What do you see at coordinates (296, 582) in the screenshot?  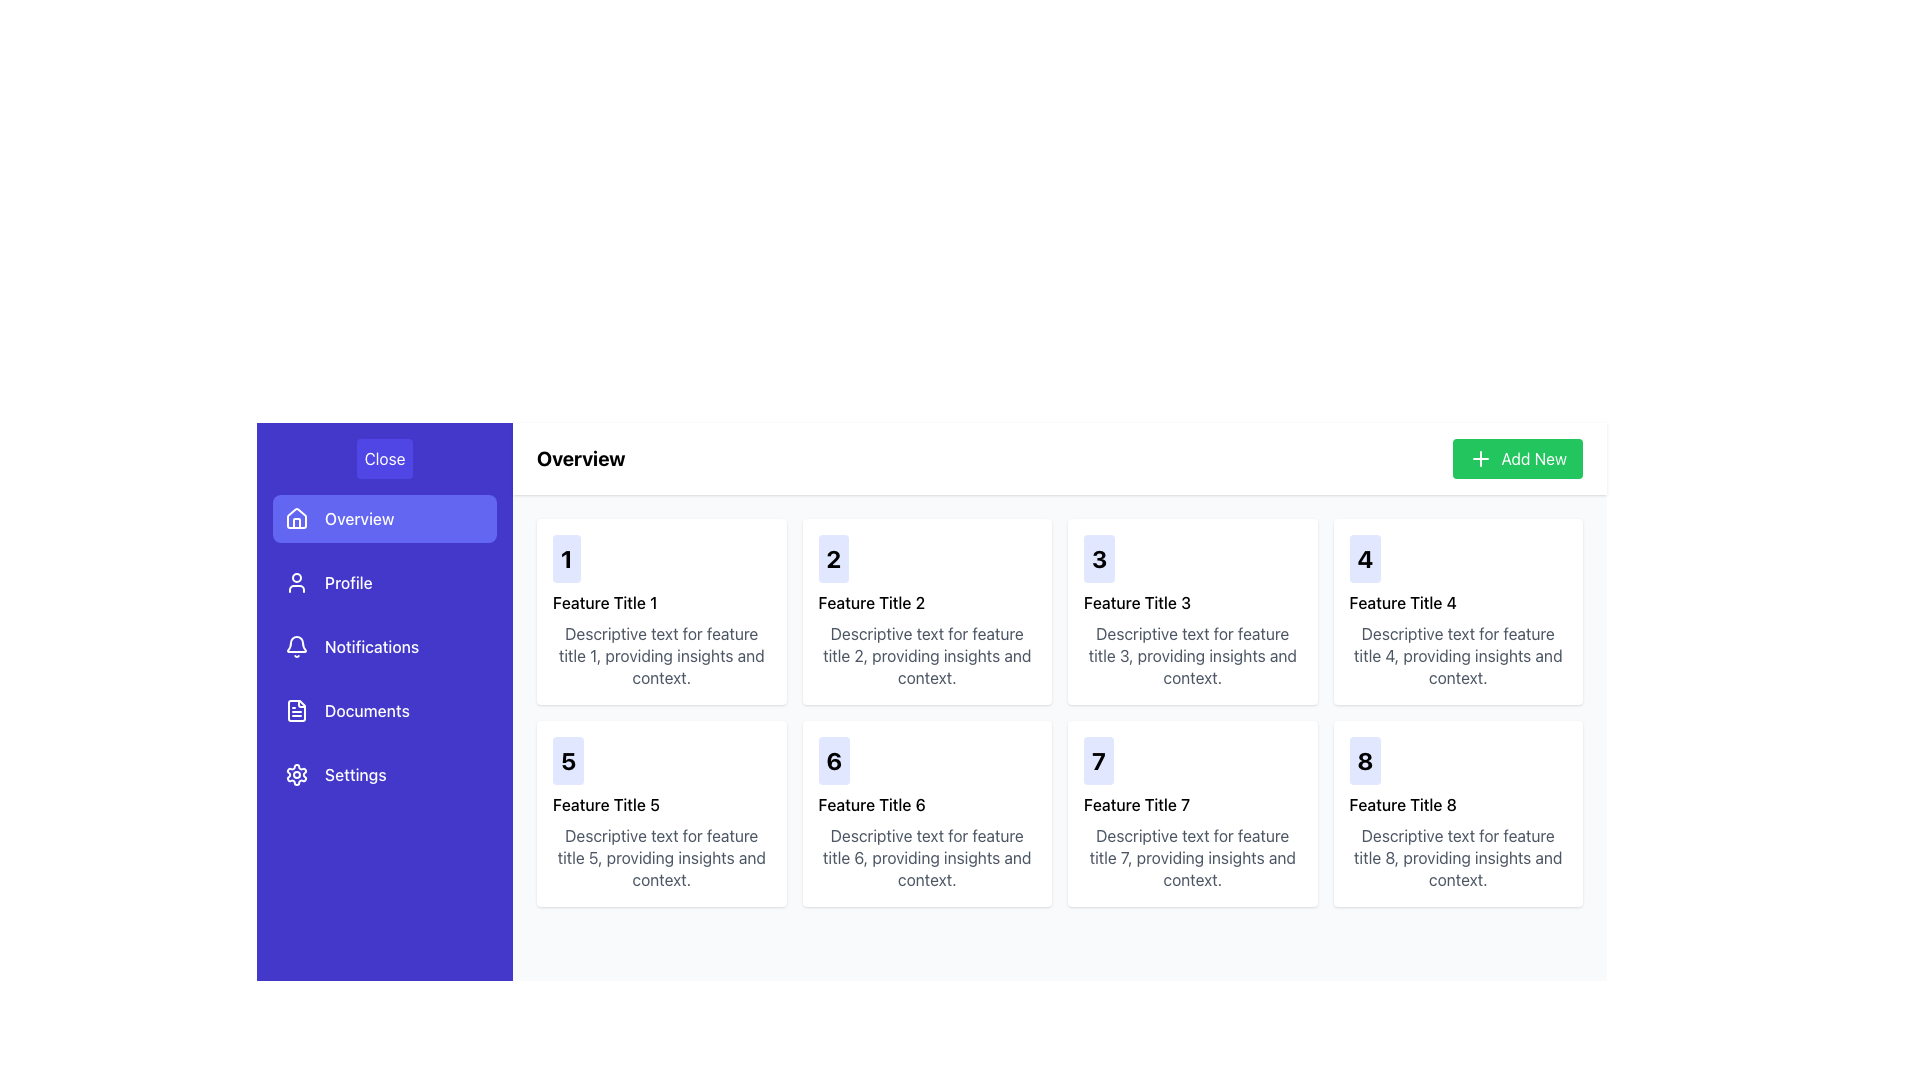 I see `the circular user icon located within the 'Profile' button in the left sidebar` at bounding box center [296, 582].